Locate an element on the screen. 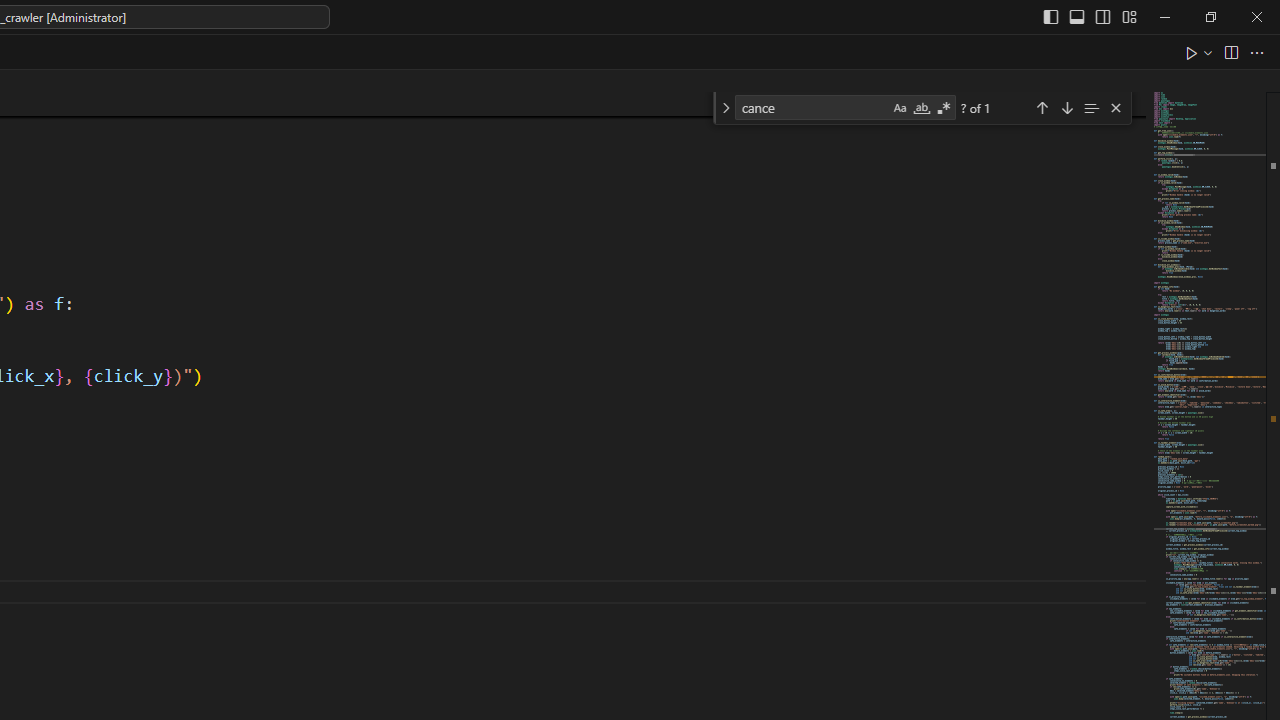 This screenshot has width=1280, height=720. 'Run Python File' is located at coordinates (1192, 51).